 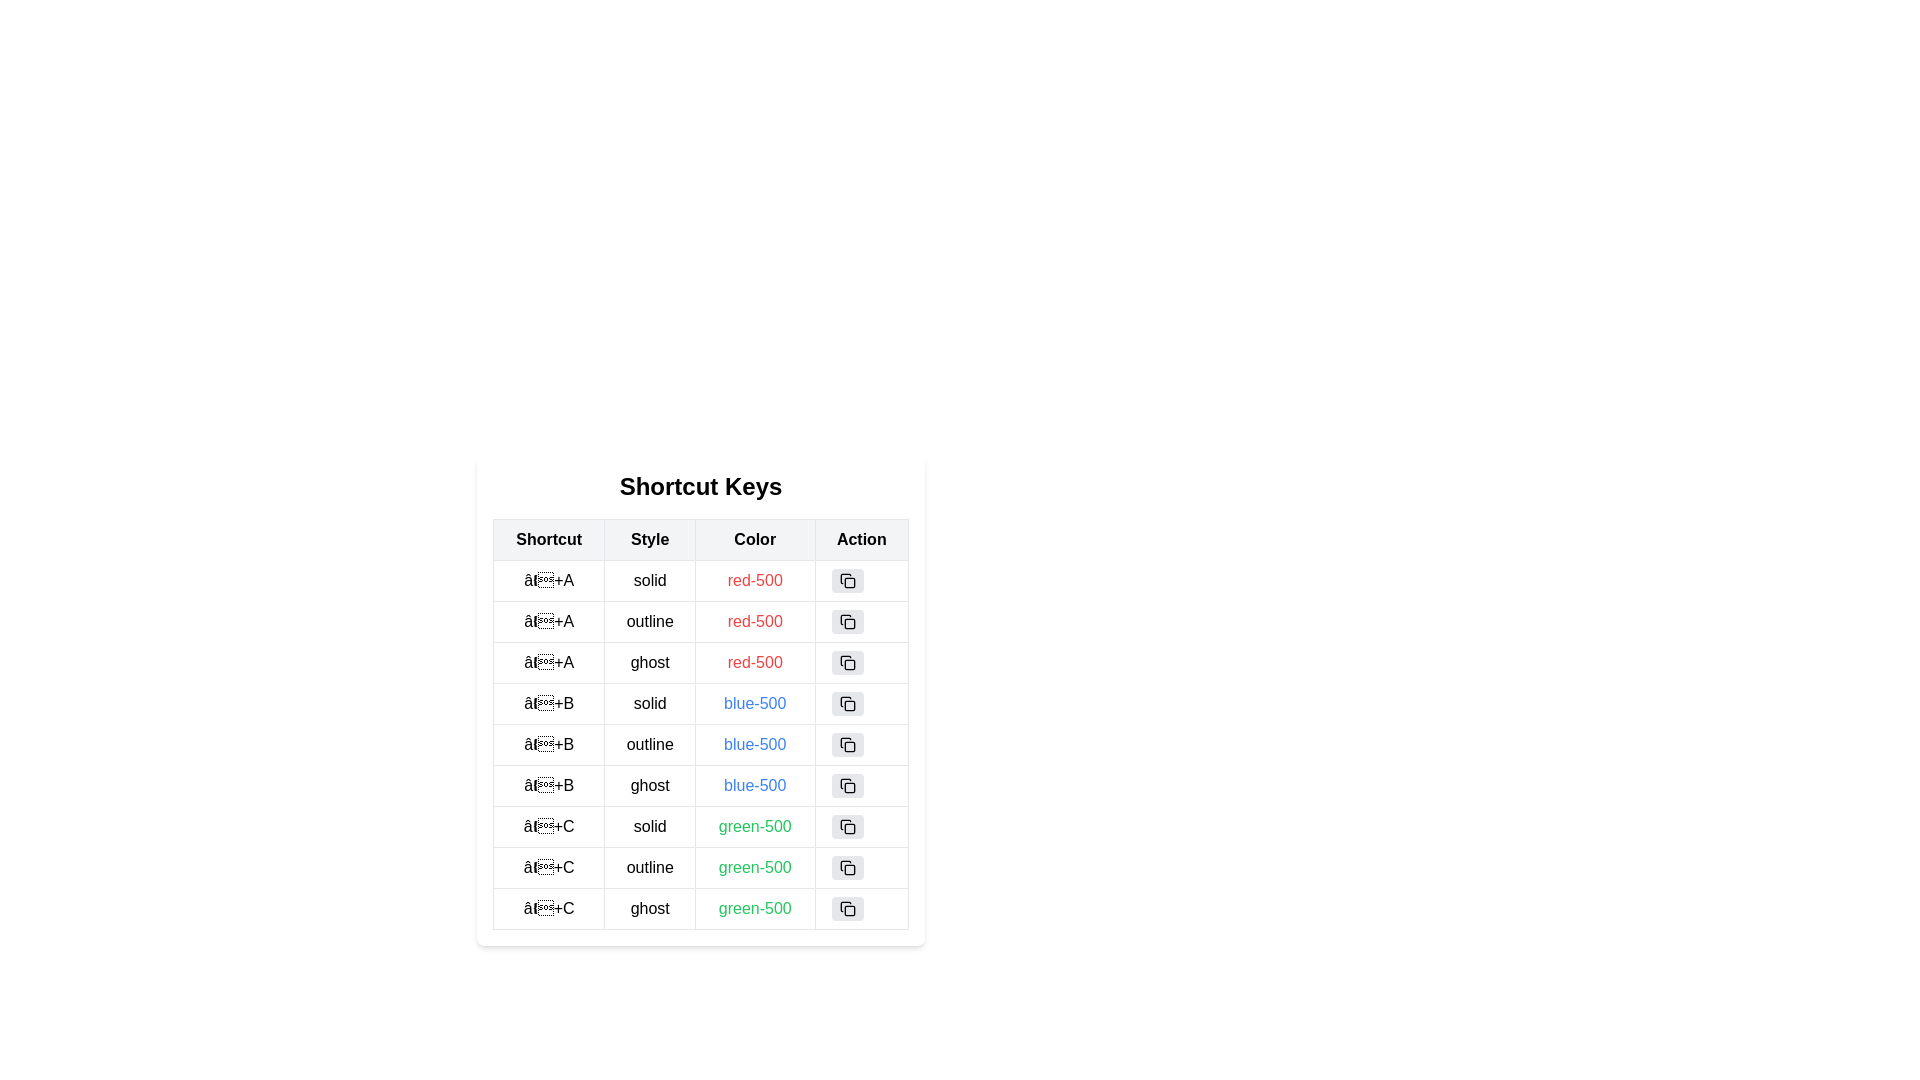 What do you see at coordinates (754, 744) in the screenshot?
I see `the blue-colored text label reading 'blue-500' located in the 'Color' column of the table, specifically in the row for the combination '⌘+B' and 'outline'` at bounding box center [754, 744].